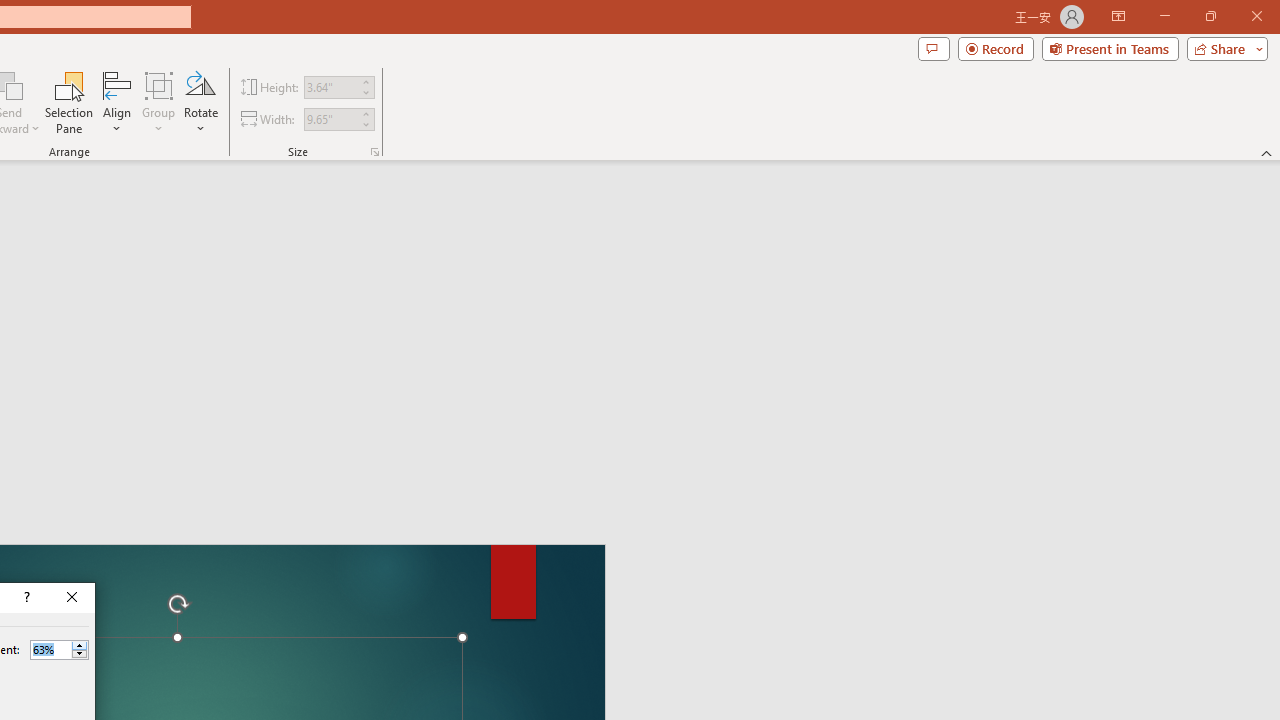  I want to click on 'Context help', so click(25, 596).